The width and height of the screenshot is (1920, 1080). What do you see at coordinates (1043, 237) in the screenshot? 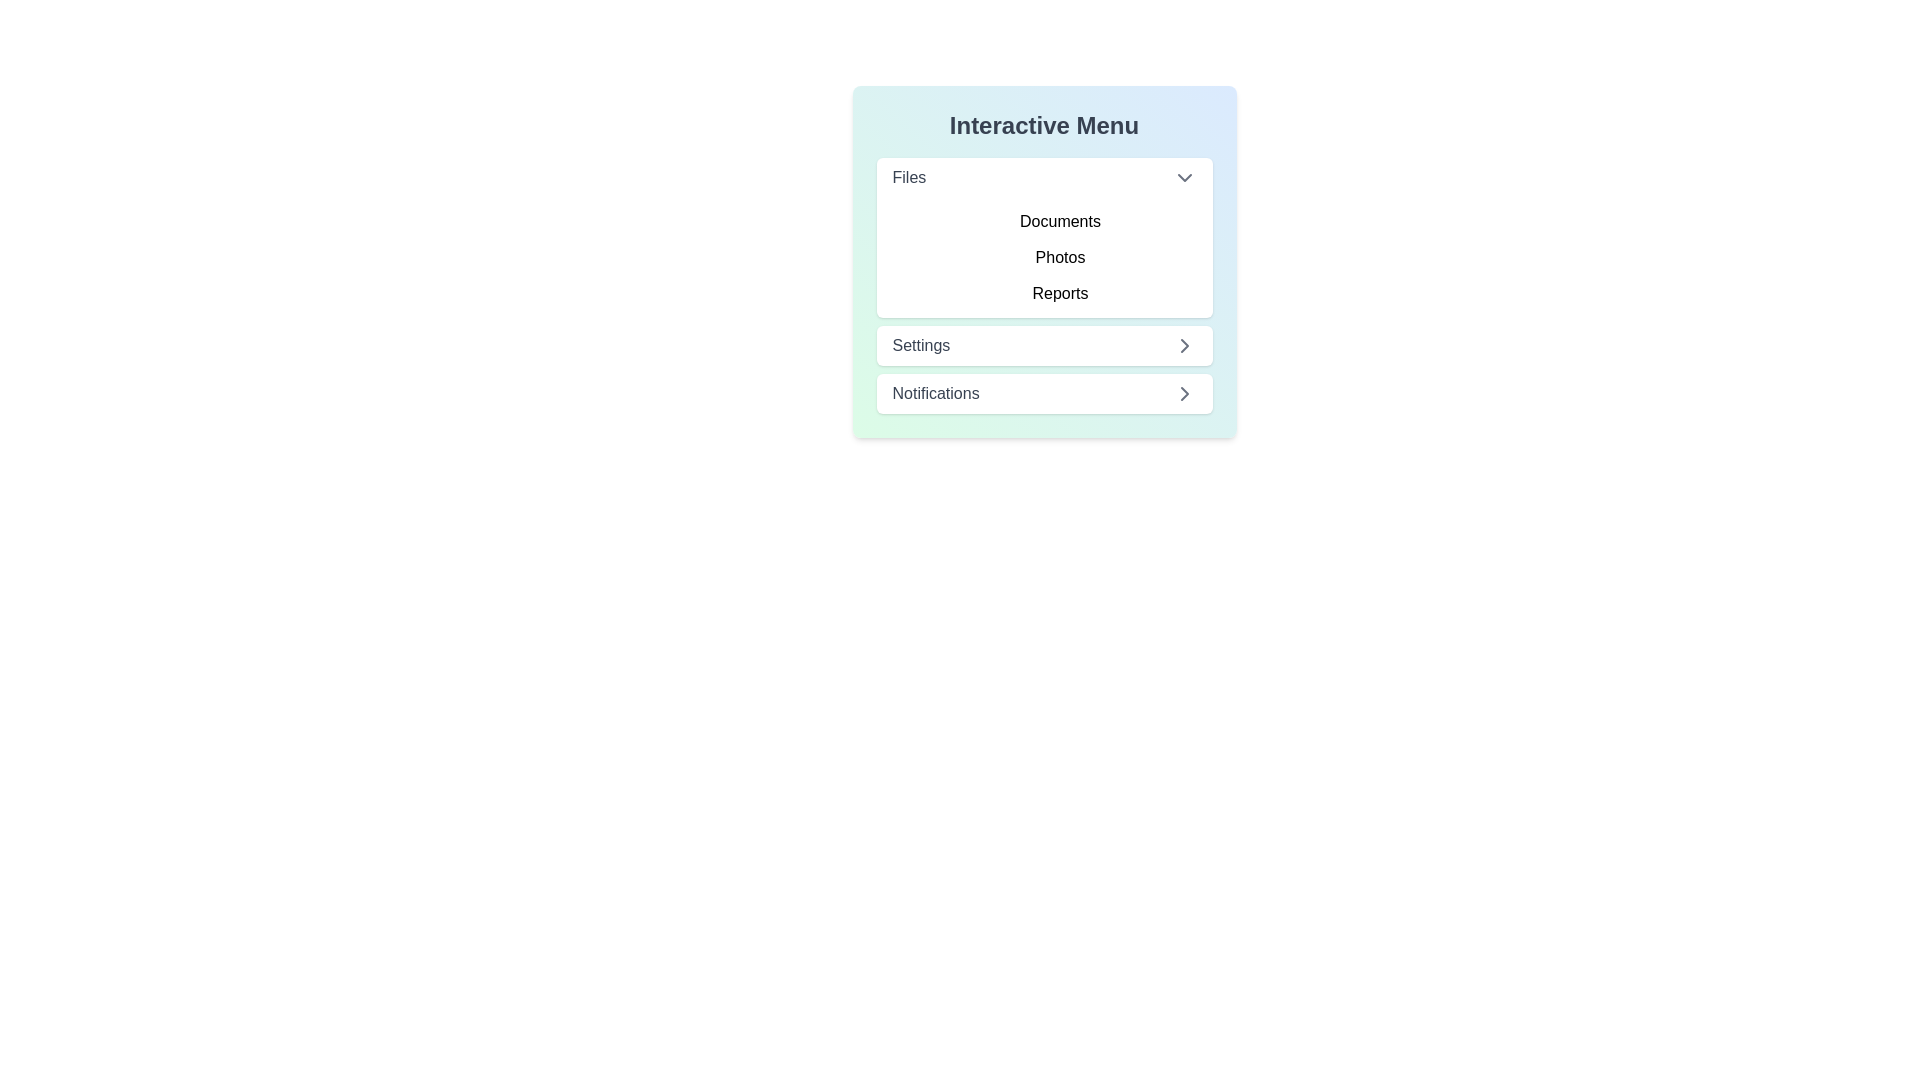
I see `an option in the dropdown menu labeled 'Files' to make a selection from the options 'Documents', 'Photos', or 'Reports'` at bounding box center [1043, 237].